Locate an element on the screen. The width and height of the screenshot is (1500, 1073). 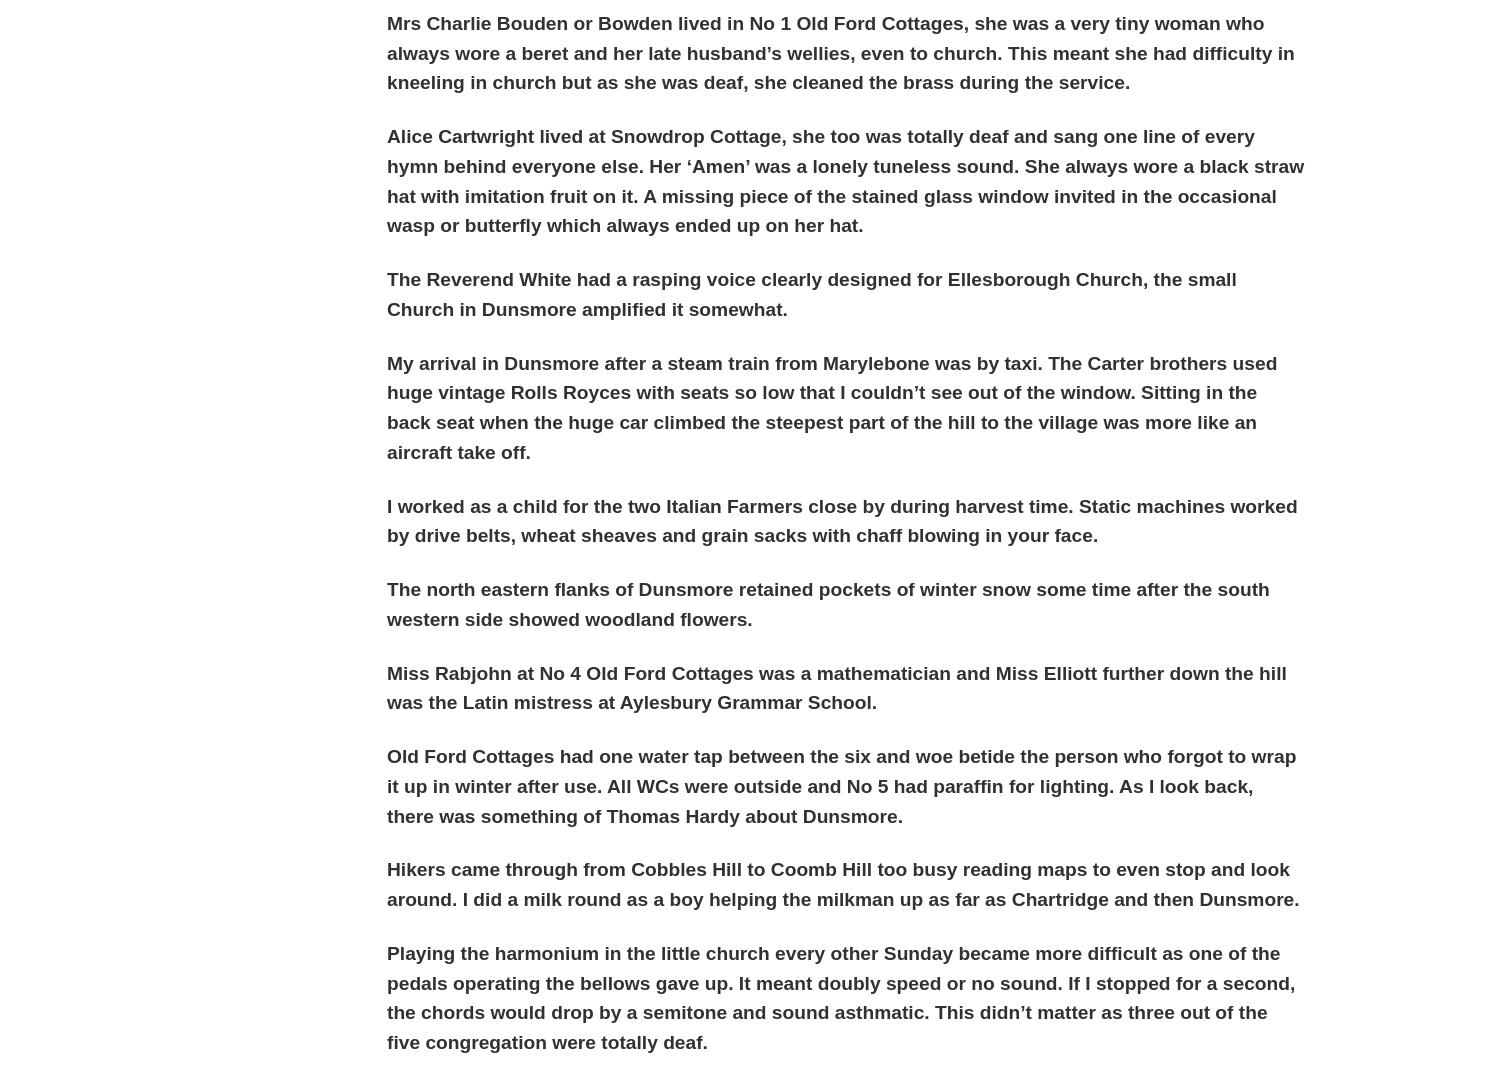
'Mrs Charlie Bouden or Bowden lived in No 1 Old Ford Cottages, she was a very tiny woman who always wore a beret and her late husband’s wellies, even to church. This meant she had difficulty in kneeling in church but as she was deaf, she cleaned the brass during the service.' is located at coordinates (387, 51).